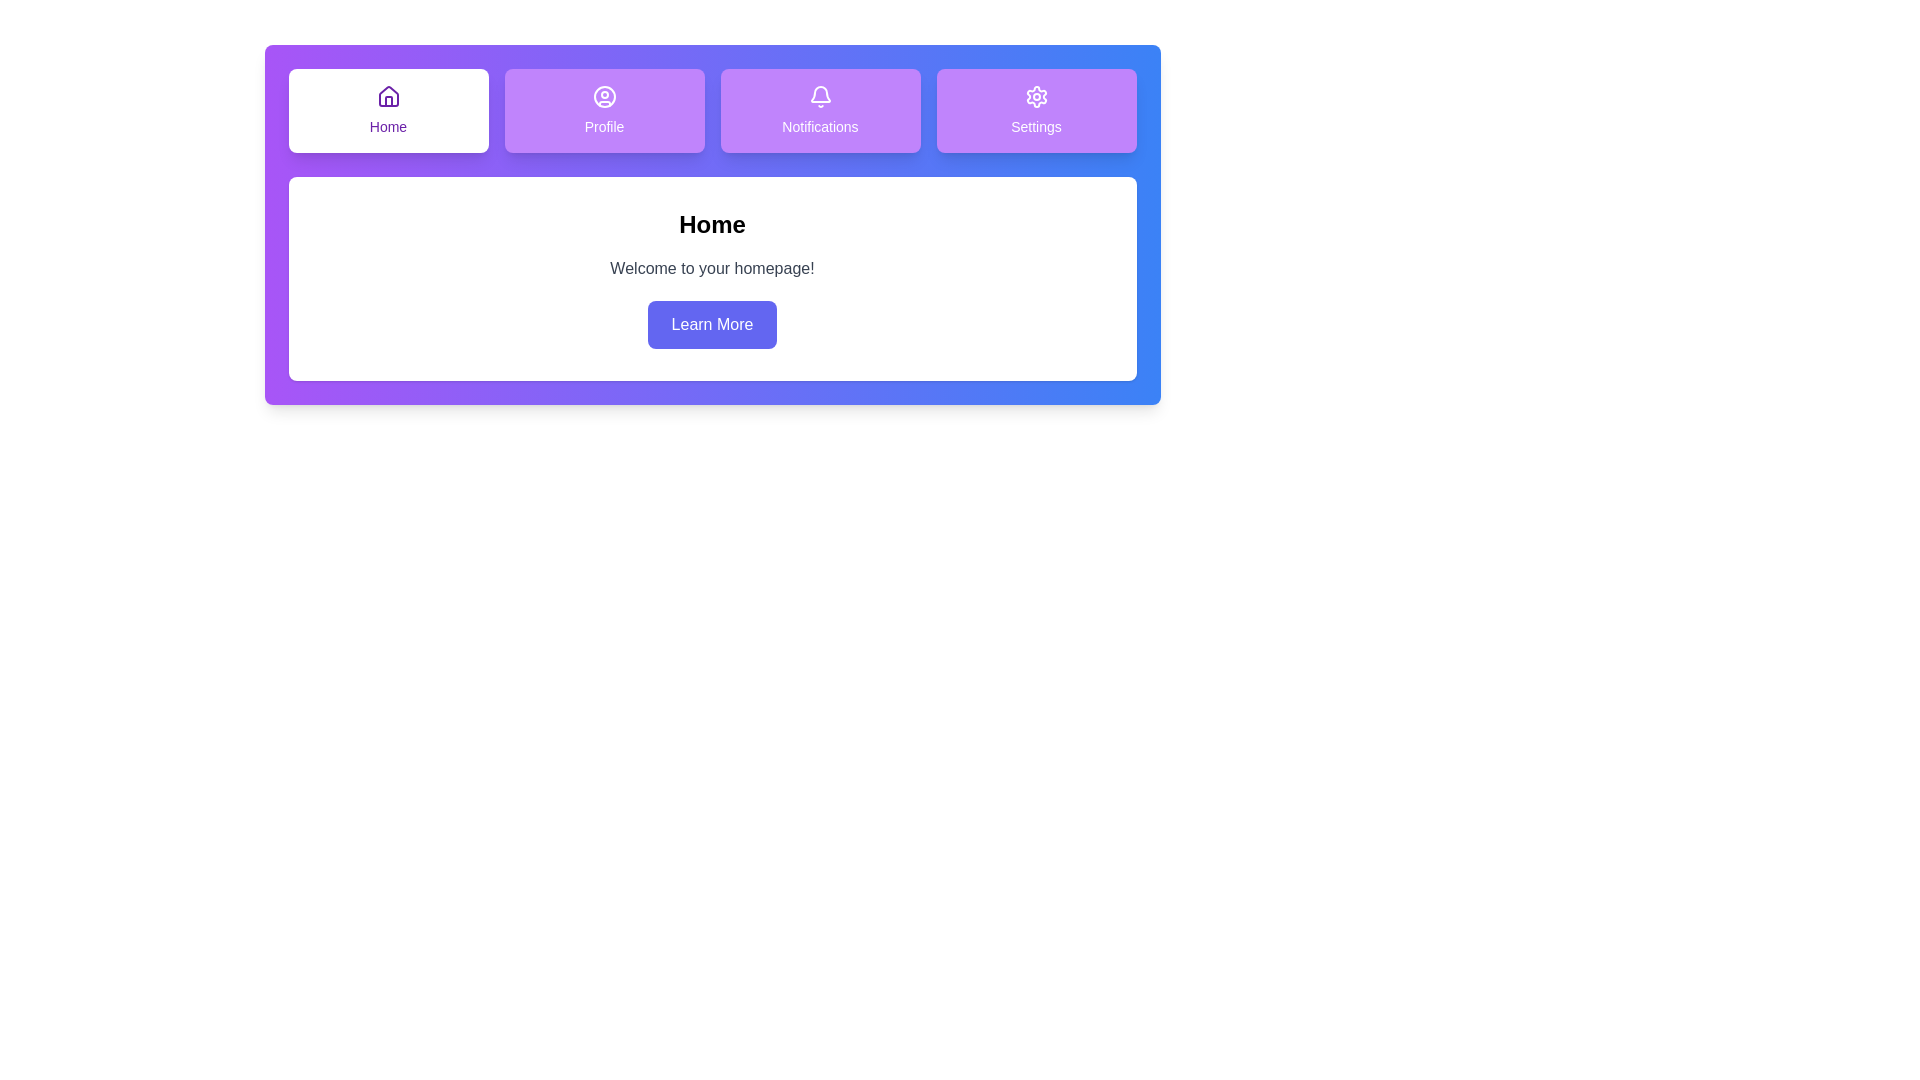 This screenshot has width=1920, height=1080. Describe the element at coordinates (388, 111) in the screenshot. I see `the Home tab by clicking on it` at that location.